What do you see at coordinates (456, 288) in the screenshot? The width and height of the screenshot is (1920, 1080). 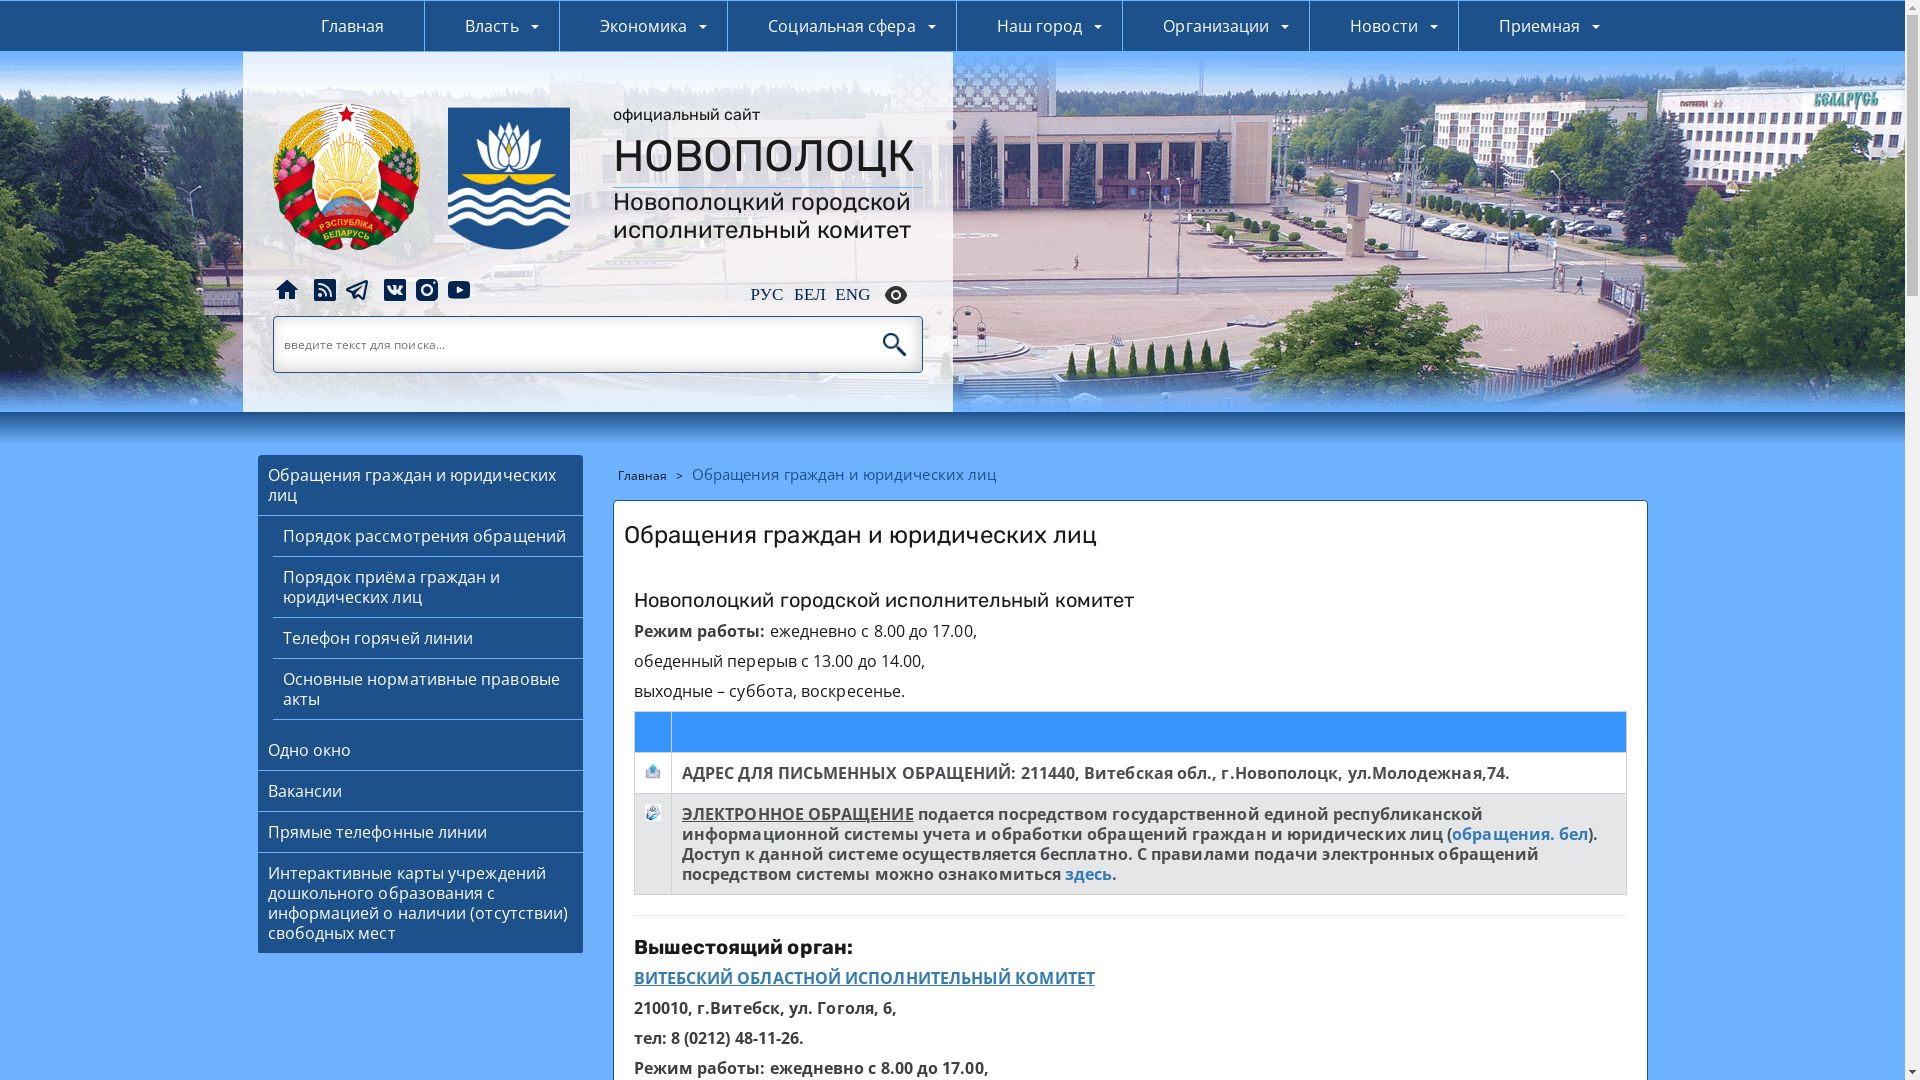 I see `'Youtube'` at bounding box center [456, 288].